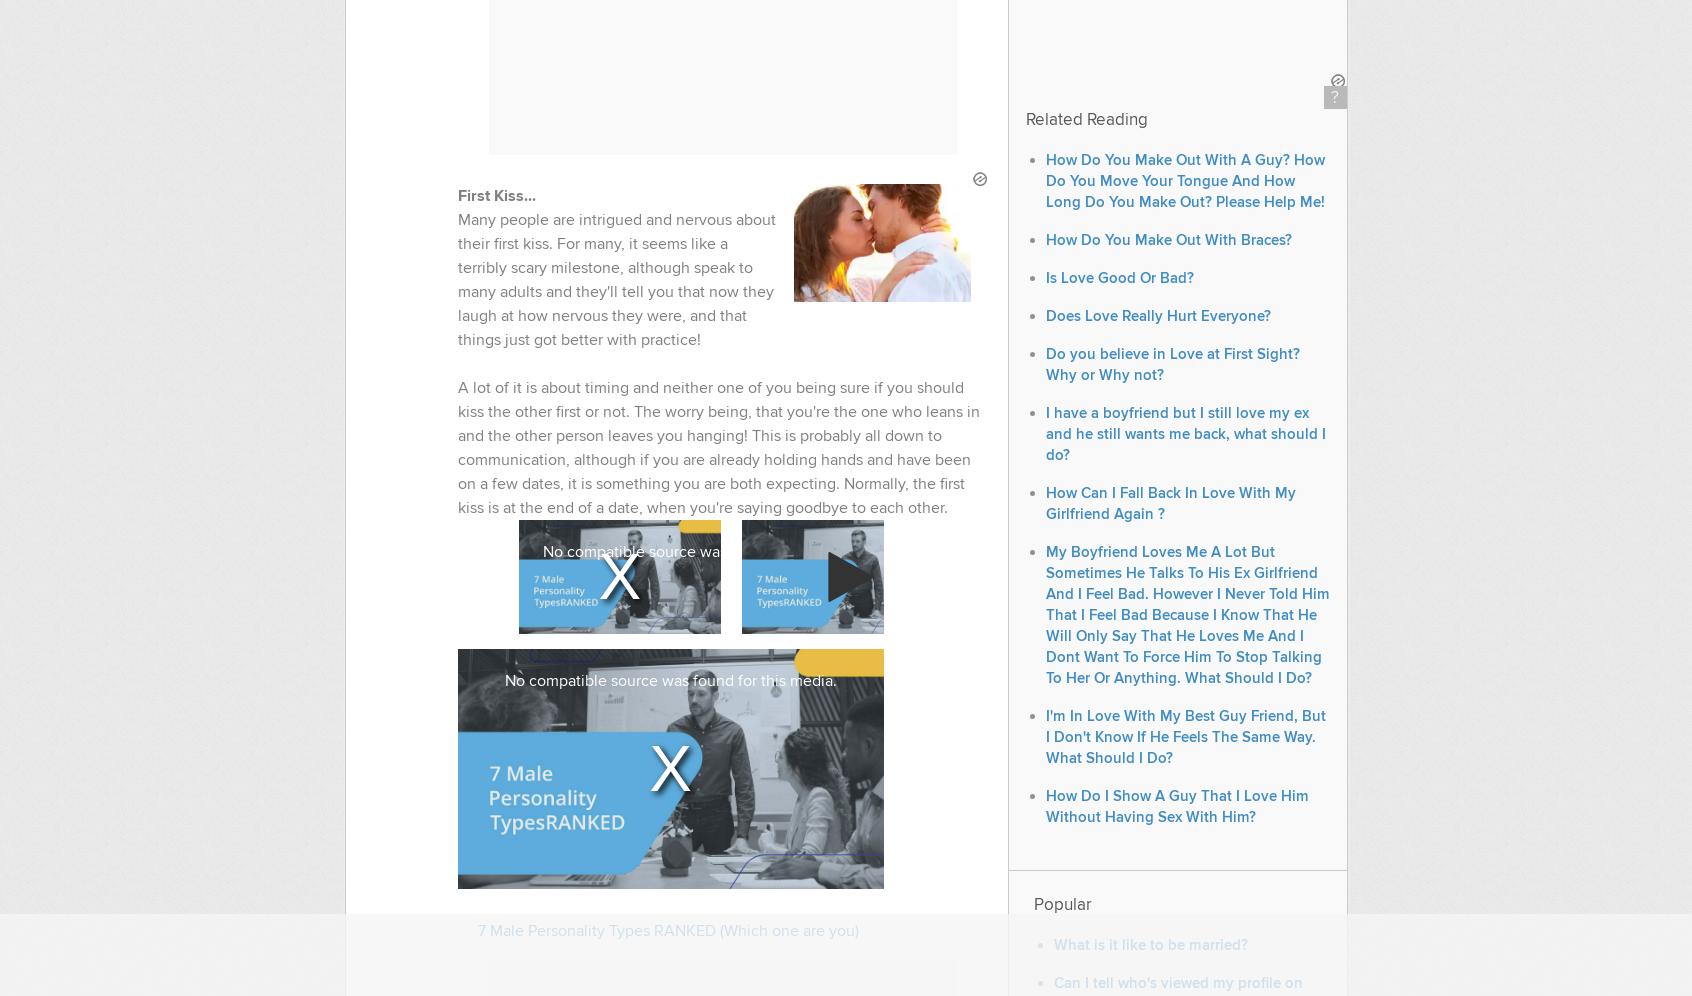 The image size is (1692, 996). What do you see at coordinates (1185, 615) in the screenshot?
I see `'My Boyfriend Loves Me A Lot  But Sometimes He Talks To His Ex Girlfriend And I Feel Bad. However I Never Told Him That I Feel Bad Because I Know That He Will Only Say That He Loves Me And I Dont Want To Force Him To Stop Talking To Her Or Anything. What Should I Do?'` at bounding box center [1185, 615].